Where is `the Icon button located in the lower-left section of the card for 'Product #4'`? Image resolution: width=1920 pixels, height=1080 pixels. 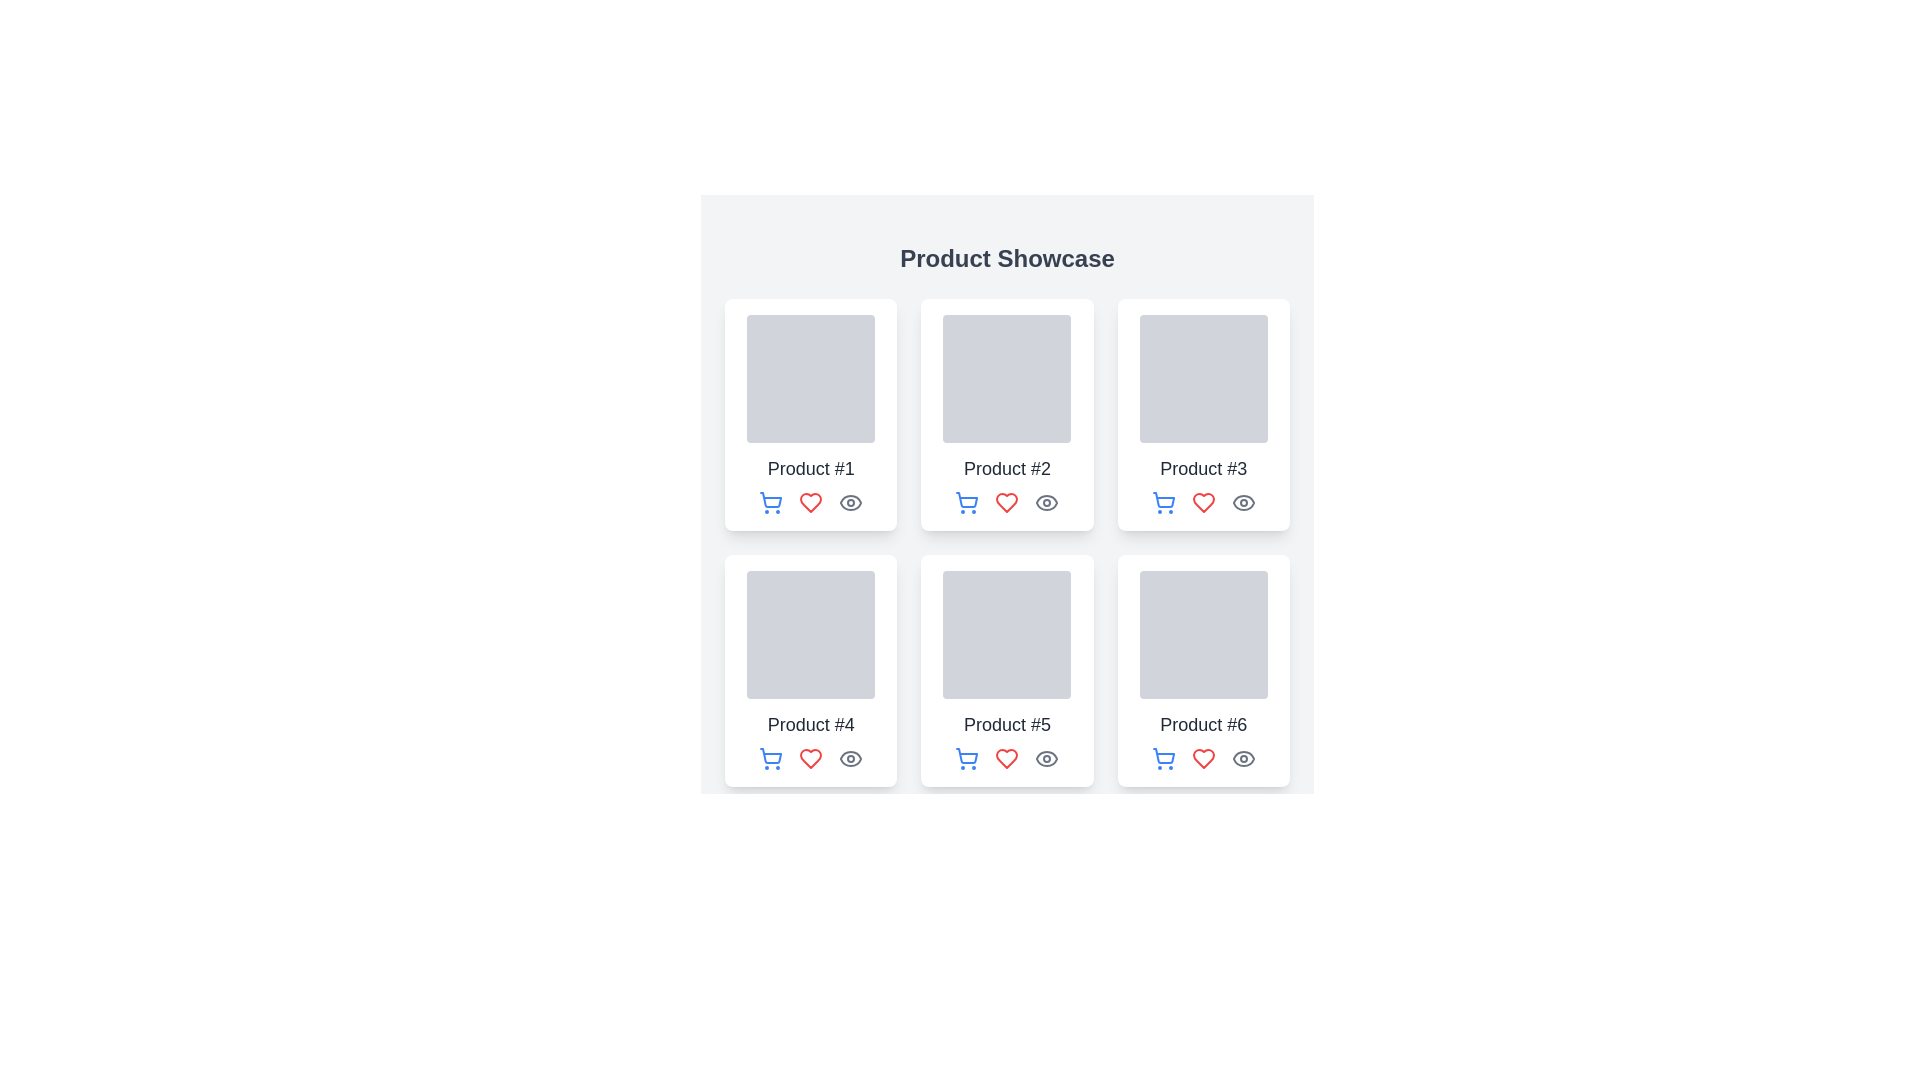 the Icon button located in the lower-left section of the card for 'Product #4' is located at coordinates (770, 759).